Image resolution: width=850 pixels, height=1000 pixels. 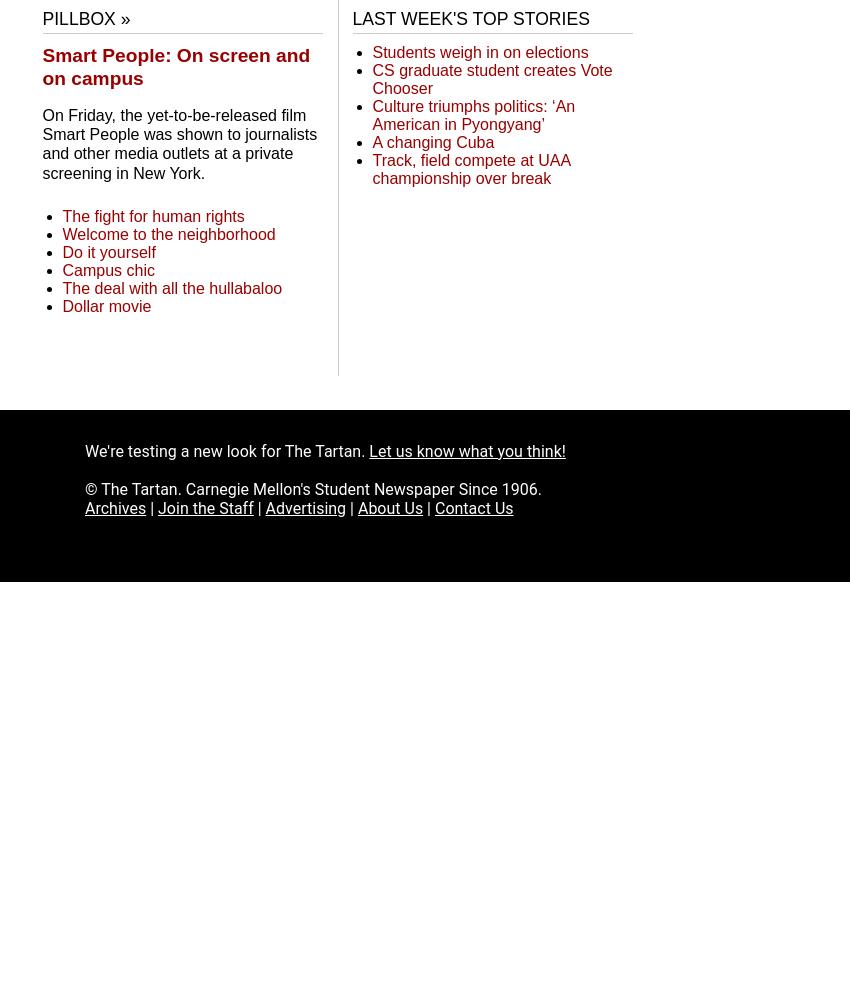 What do you see at coordinates (85, 19) in the screenshot?
I see `'Pillbox »'` at bounding box center [85, 19].